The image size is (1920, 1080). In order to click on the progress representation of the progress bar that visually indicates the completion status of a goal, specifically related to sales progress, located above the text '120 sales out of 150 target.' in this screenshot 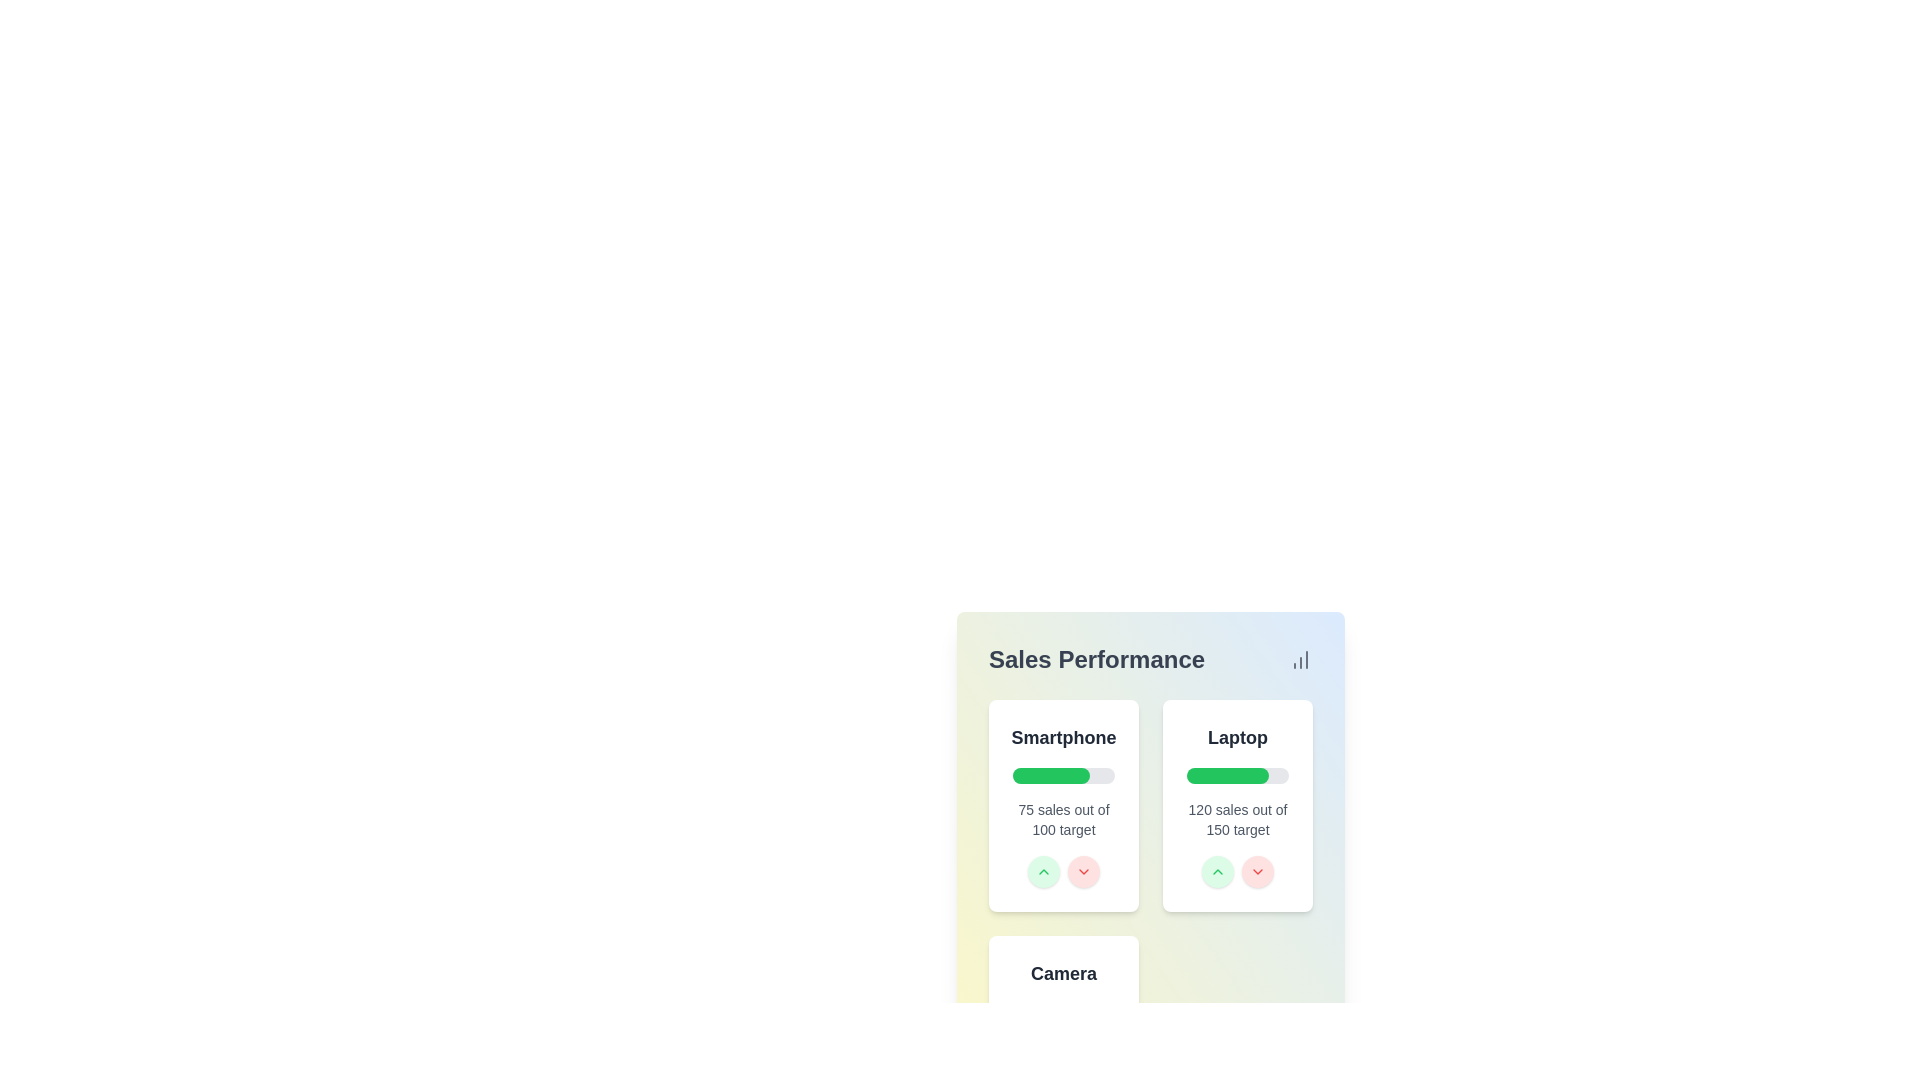, I will do `click(1237, 774)`.